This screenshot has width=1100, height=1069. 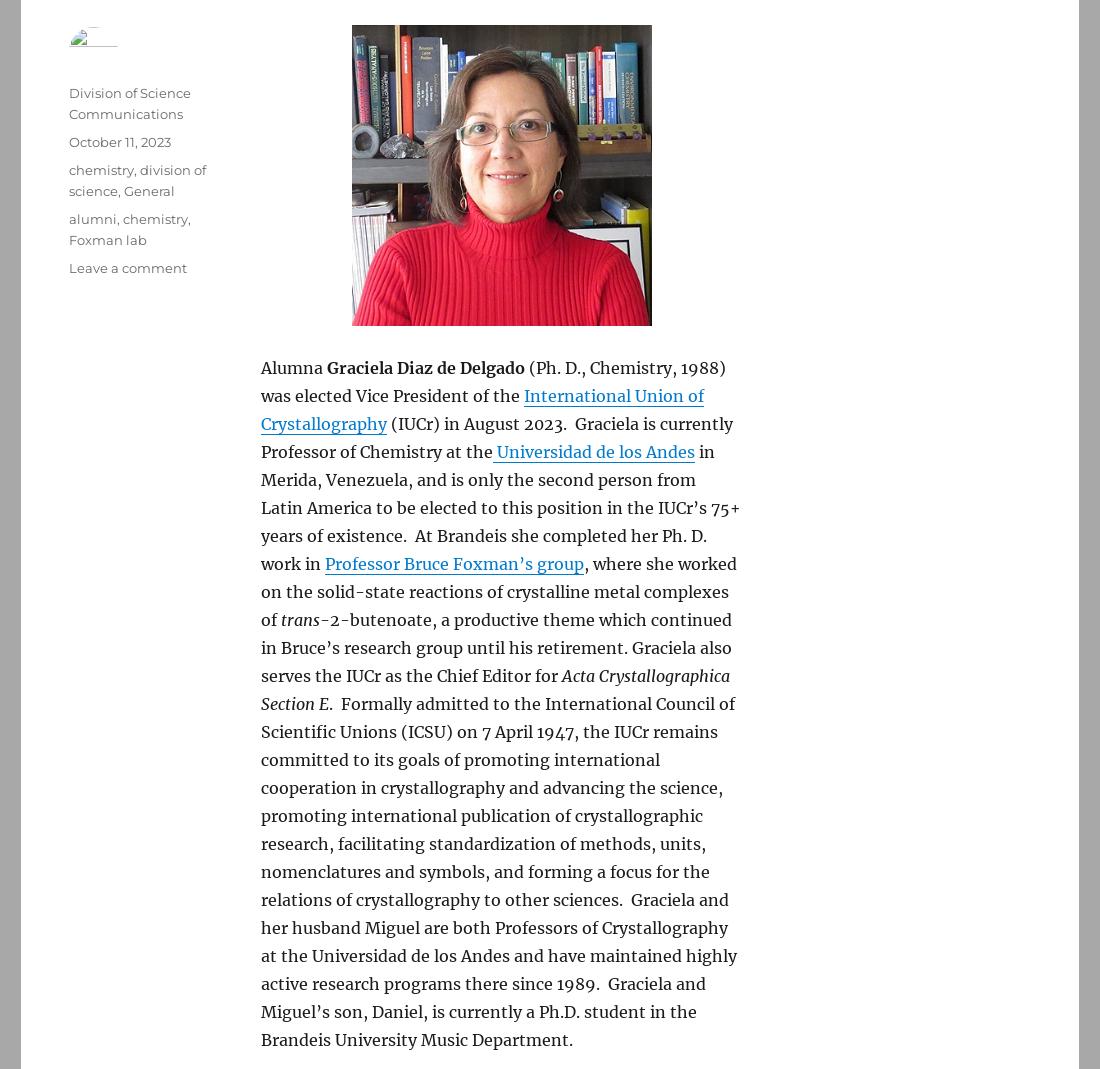 I want to click on 'Foxman lab', so click(x=108, y=238).